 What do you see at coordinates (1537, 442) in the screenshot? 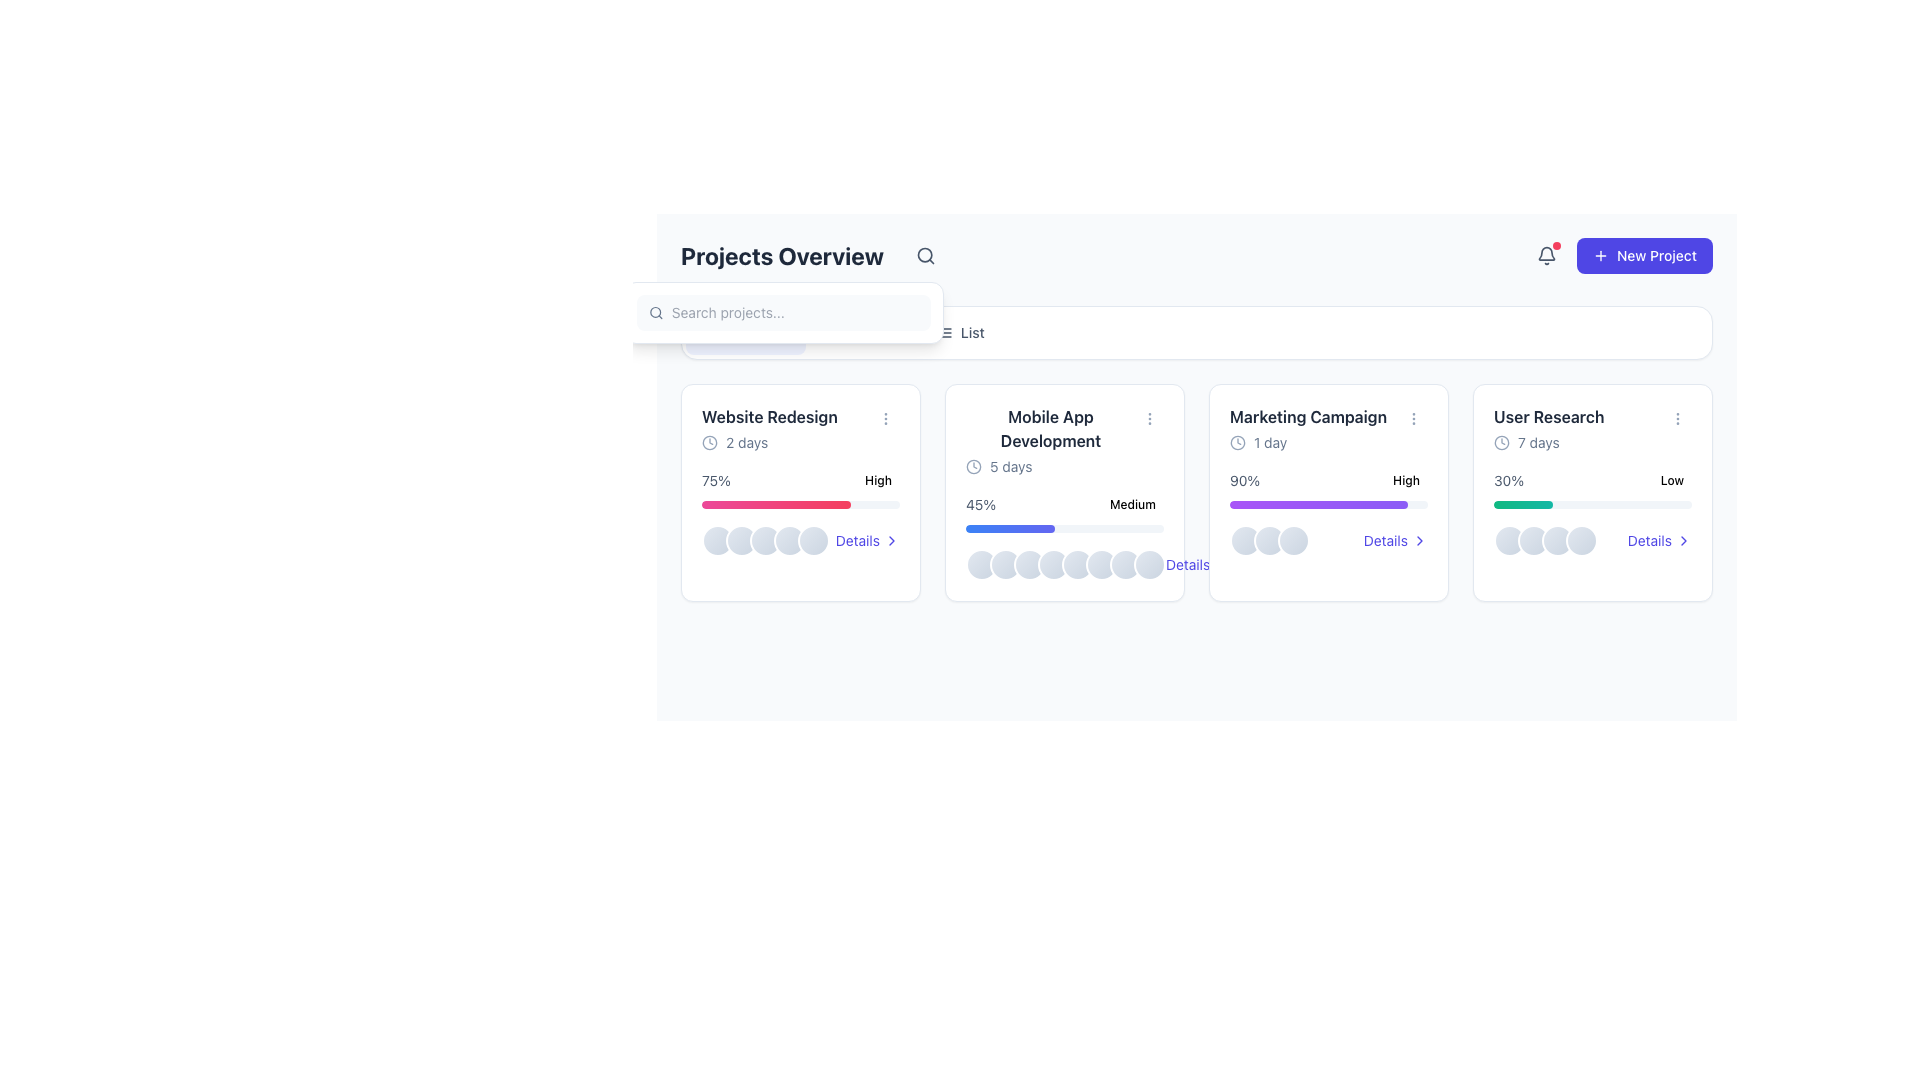
I see `the '7 days' text label displayed in slate gray color, located within the 'User Research' card, near the top left corner below the project name, following a clock icon` at bounding box center [1537, 442].